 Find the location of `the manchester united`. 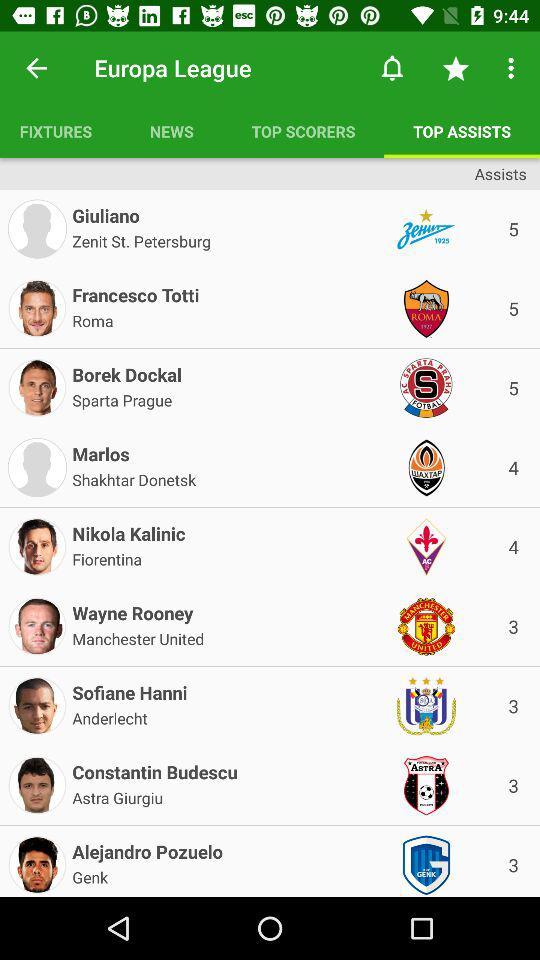

the manchester united is located at coordinates (137, 636).